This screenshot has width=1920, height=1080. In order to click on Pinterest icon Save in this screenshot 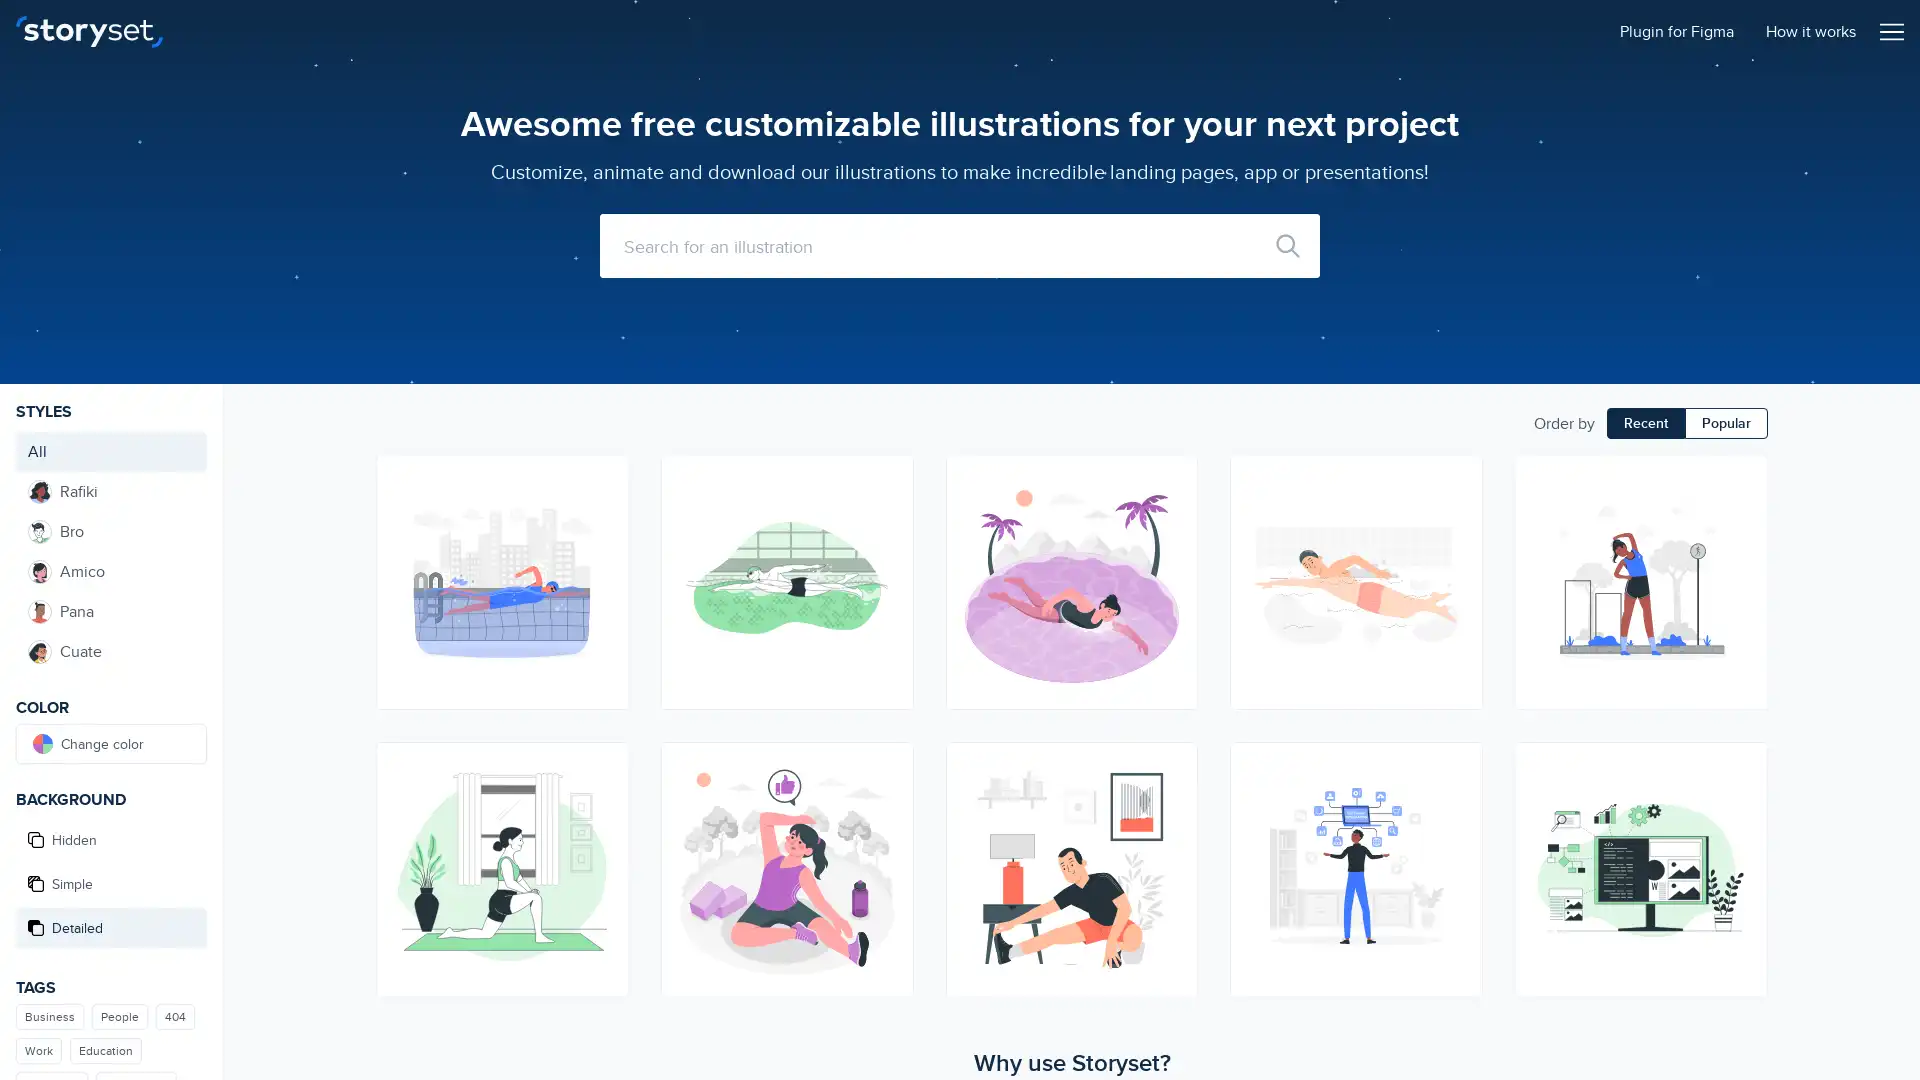, I will do `click(1458, 551)`.